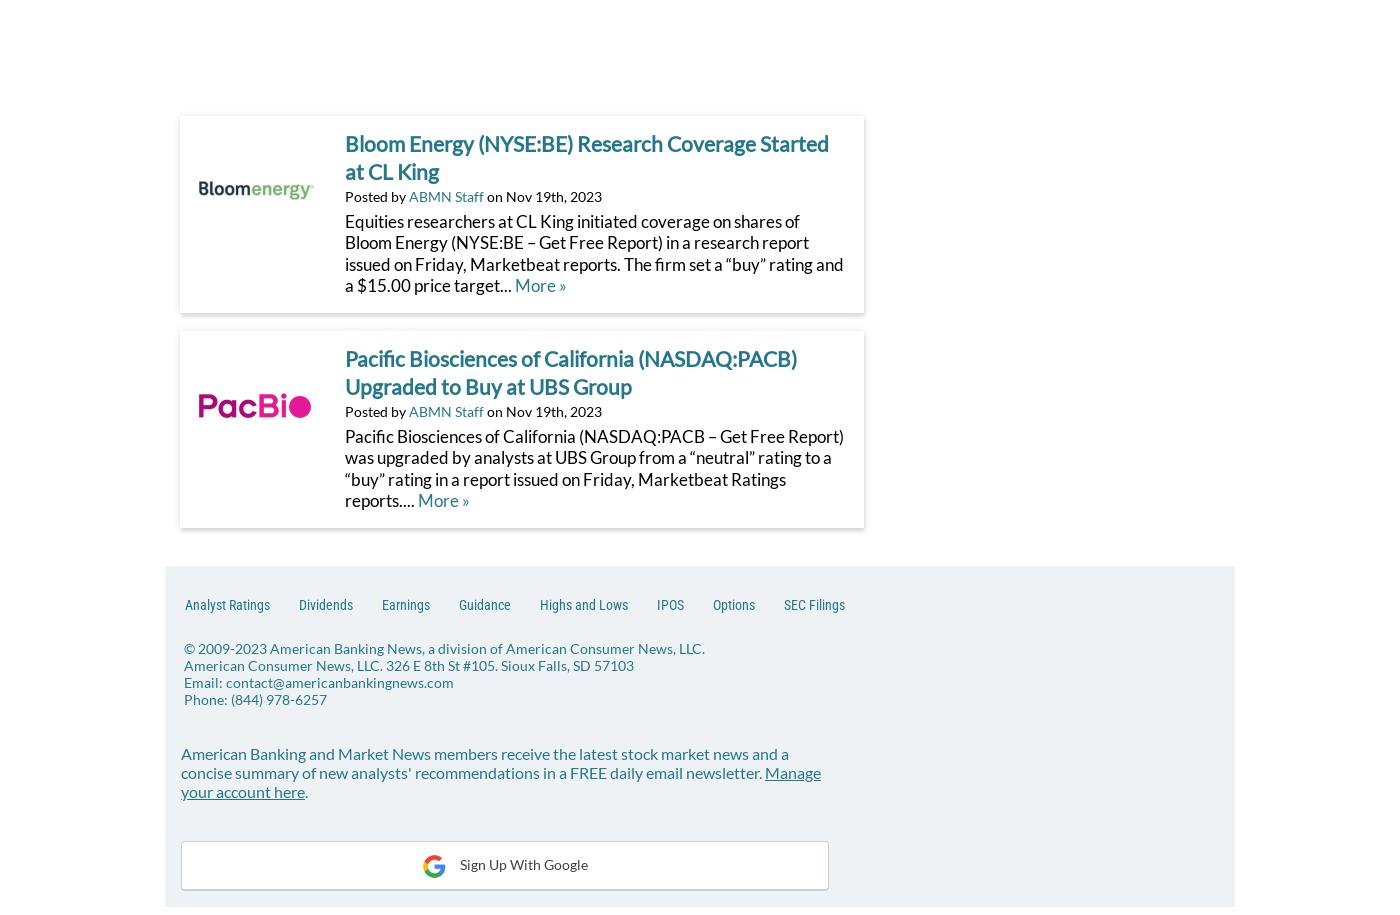 The image size is (1400, 915). Describe the element at coordinates (484, 602) in the screenshot. I see `'Guidance'` at that location.